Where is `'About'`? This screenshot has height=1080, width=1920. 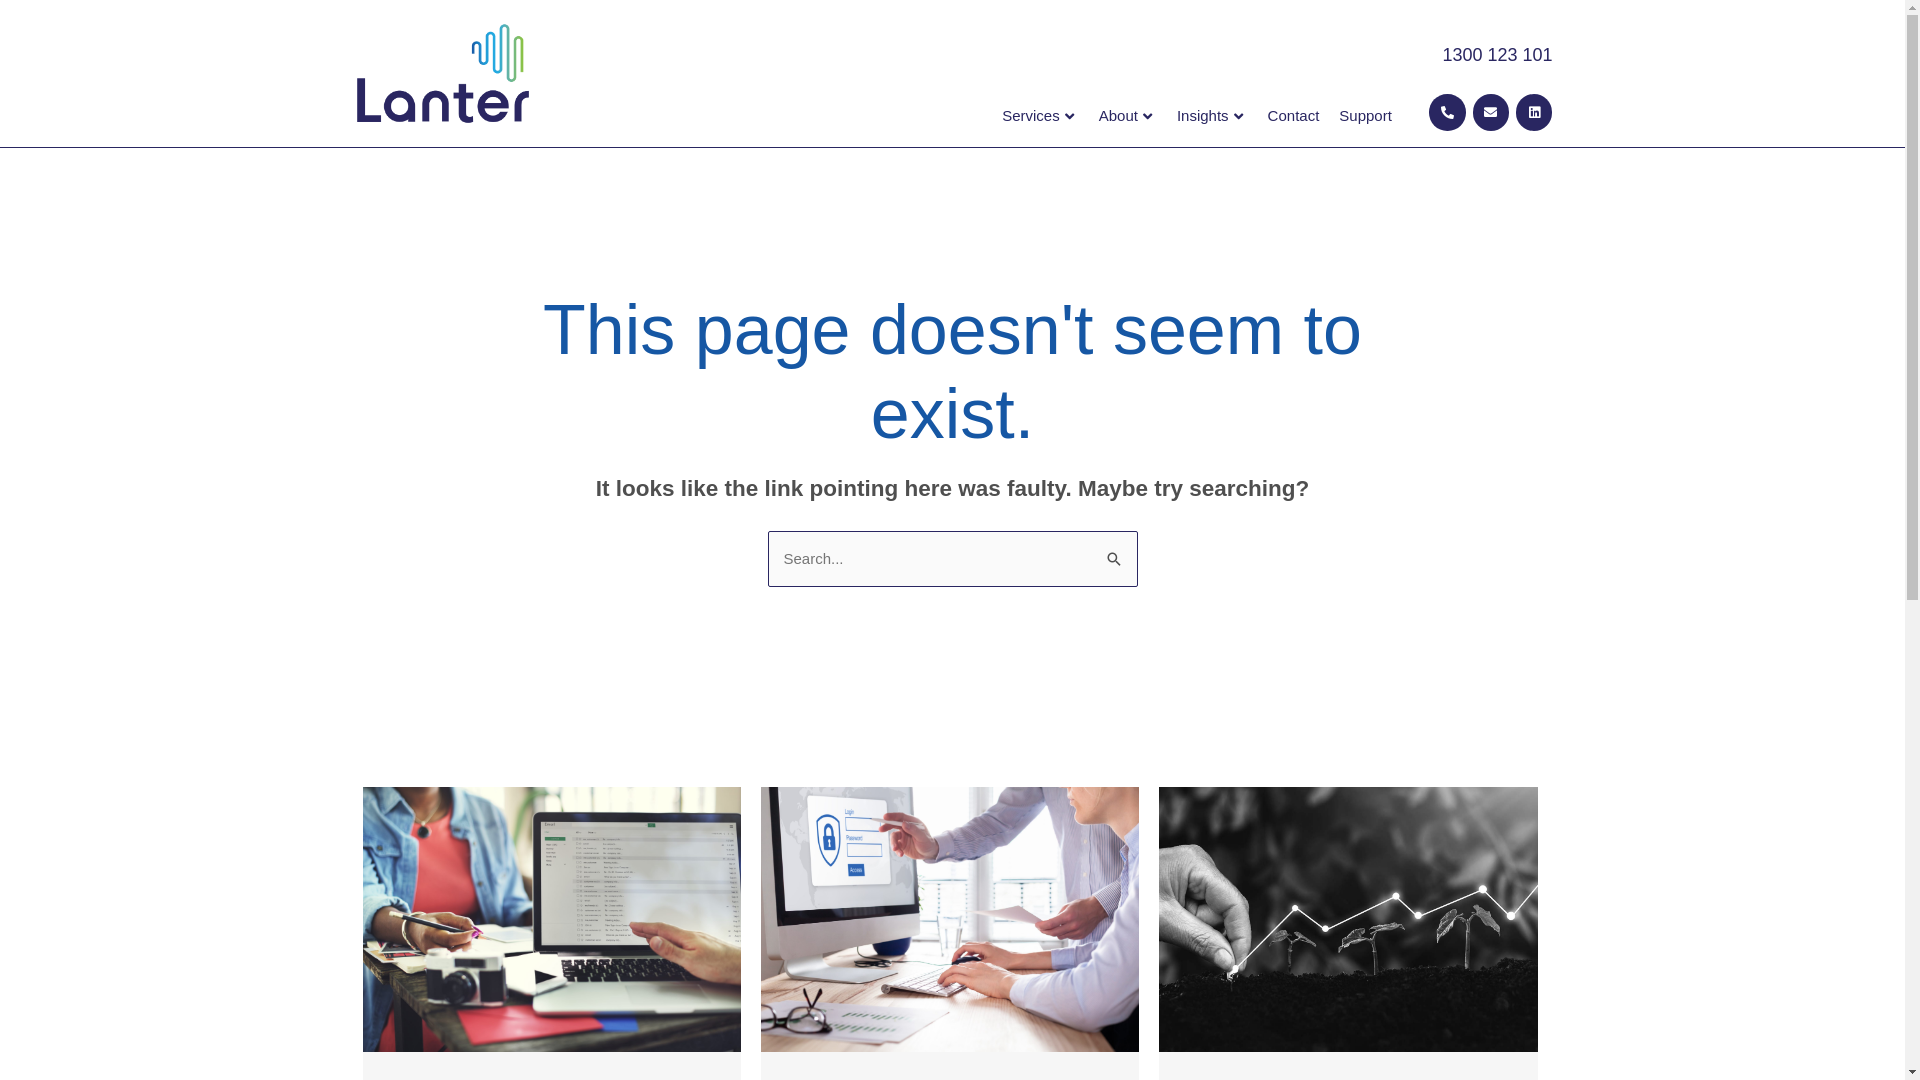 'About' is located at coordinates (1128, 115).